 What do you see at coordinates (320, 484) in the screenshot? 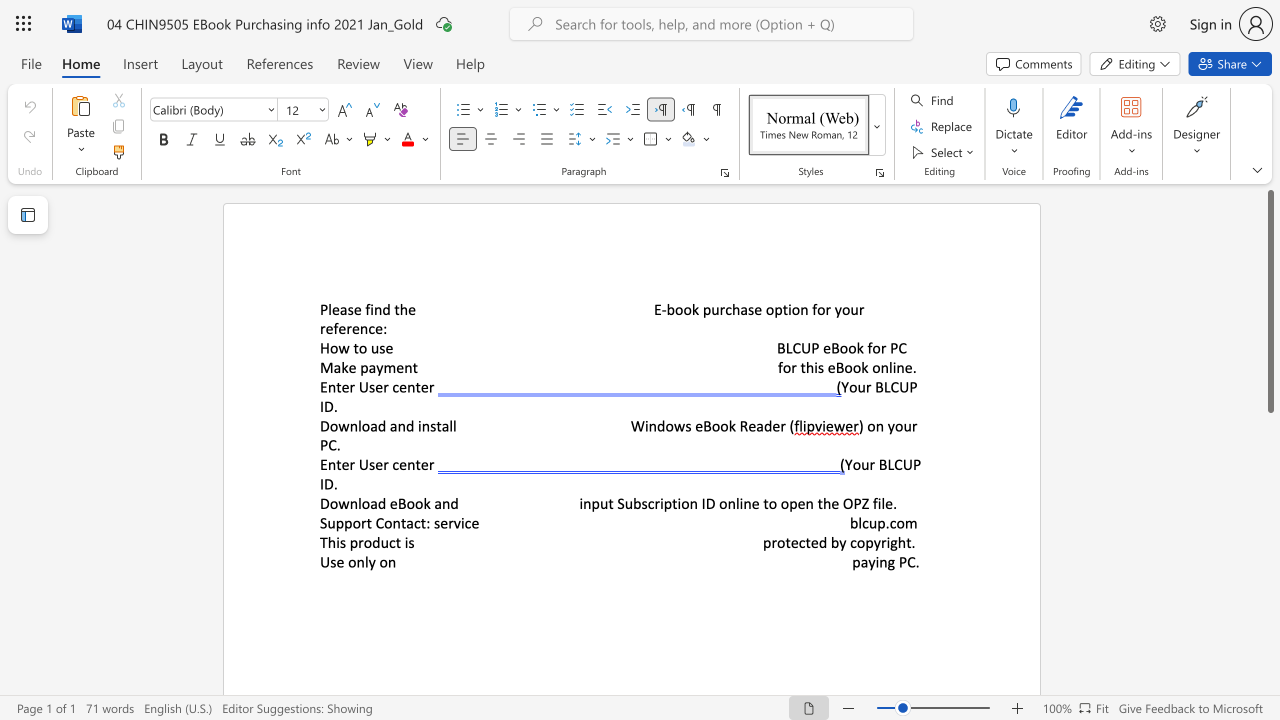
I see `the subset text "ID." within the text "Your BLCUP ID."` at bounding box center [320, 484].